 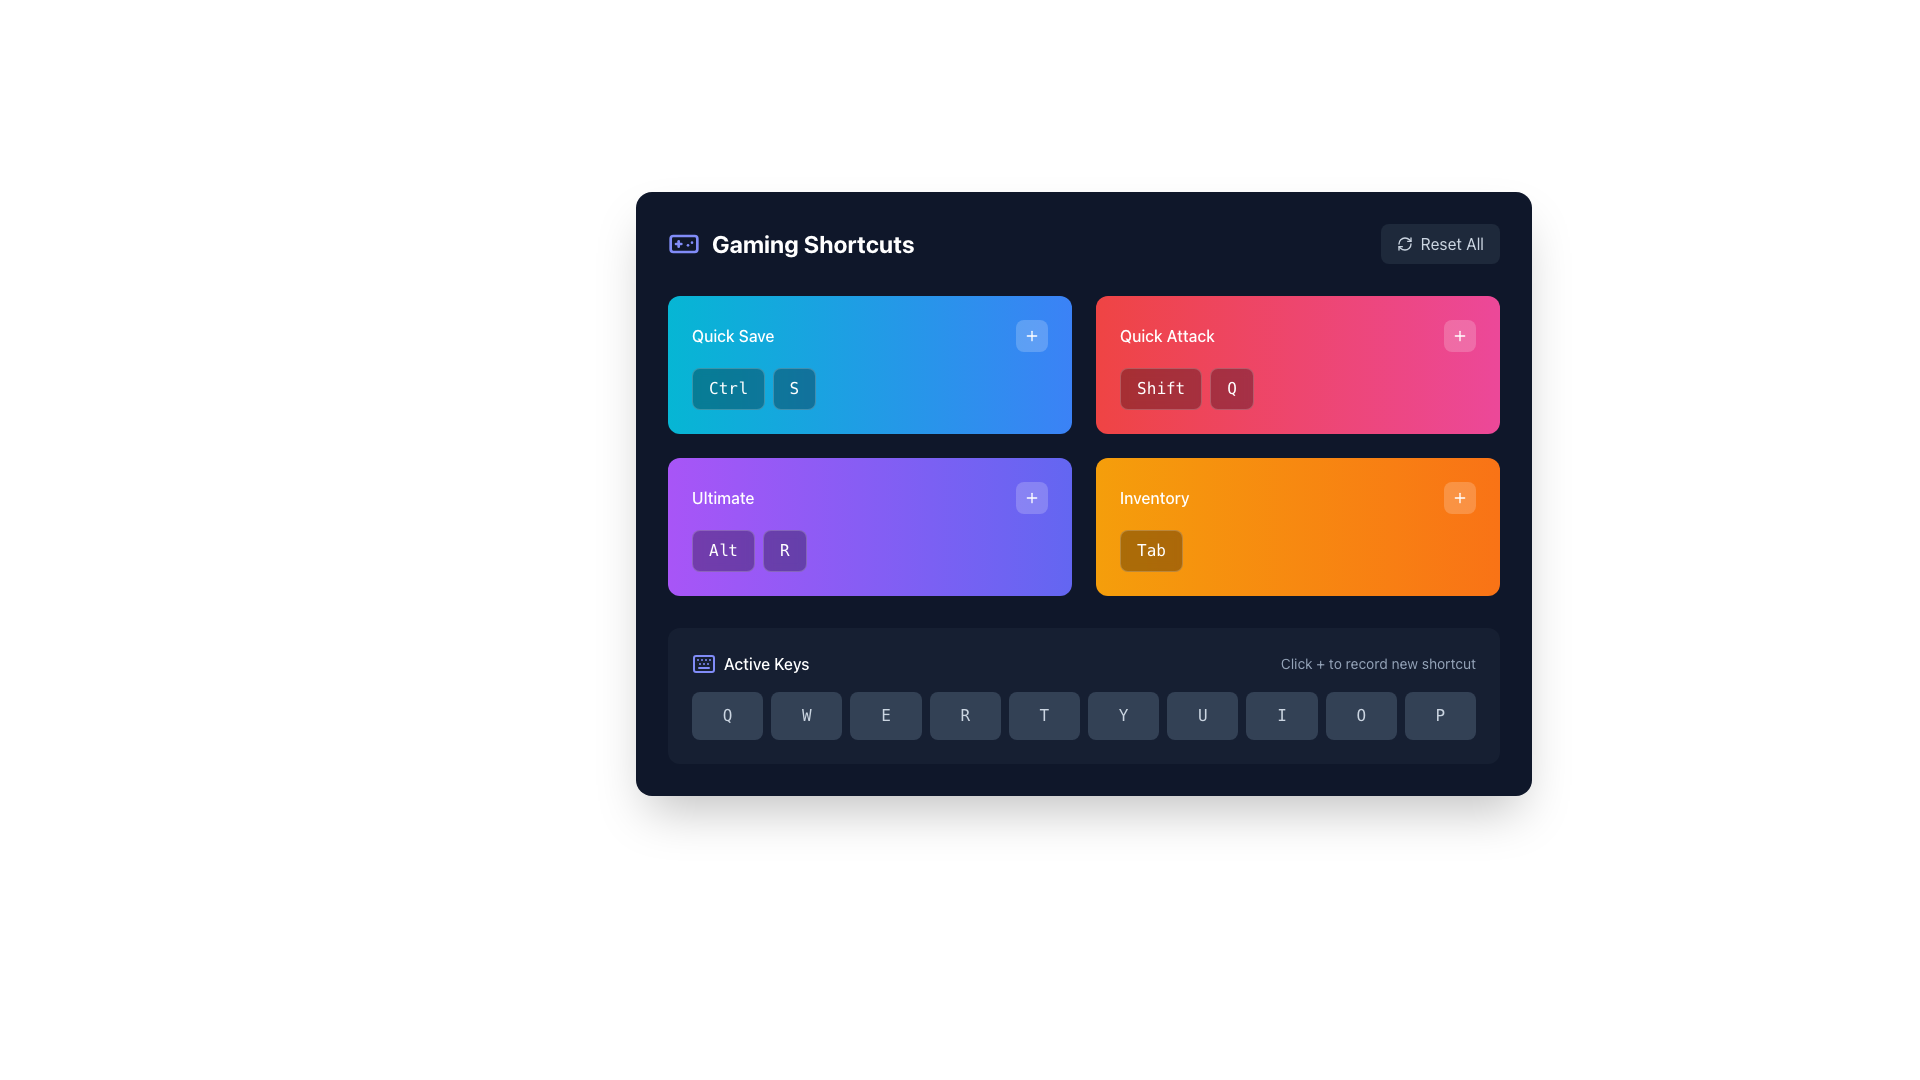 I want to click on the text label displaying 'Ultimate' in white font, located within a purple rectangular region in the lower-left quadrant of the application interface, so click(x=722, y=496).